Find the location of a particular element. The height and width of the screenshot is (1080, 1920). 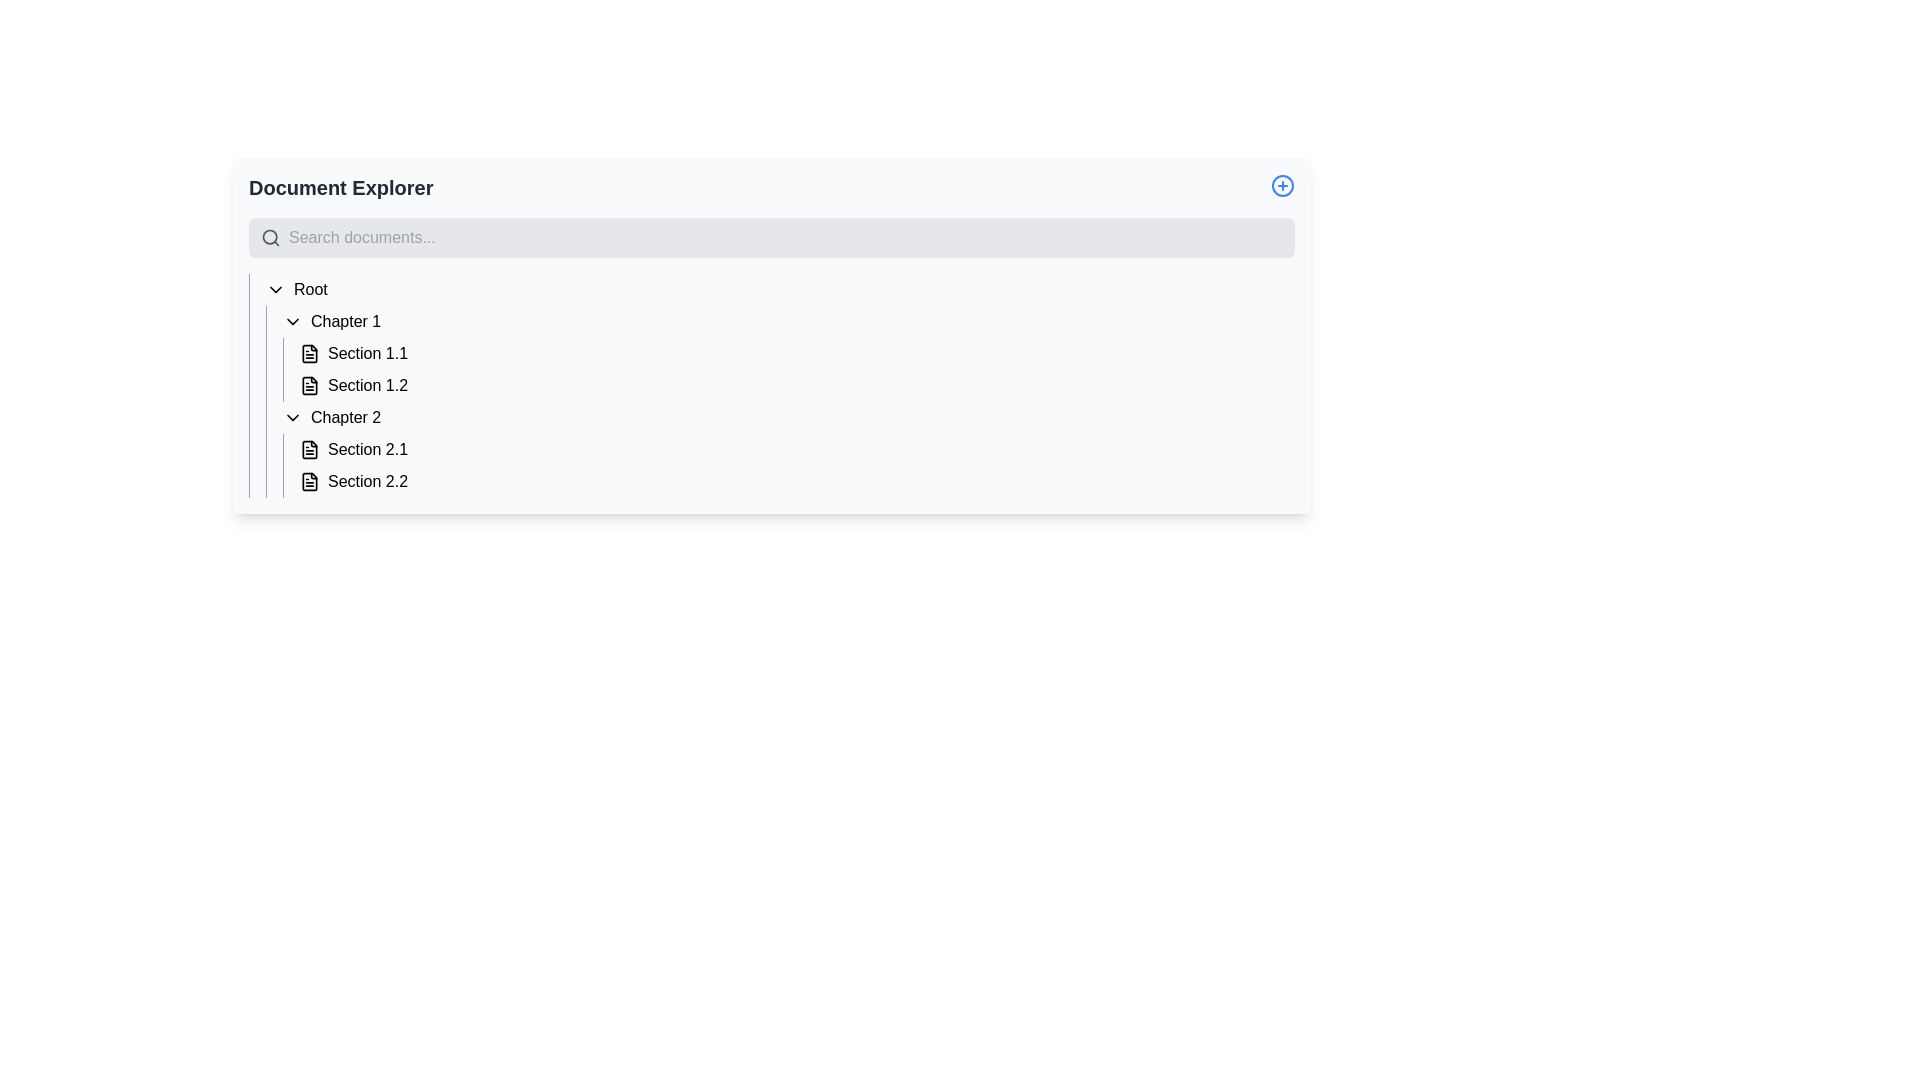

the Text label that serves as a title or identifier for a section or chapter within the document, located beneath Chapter 1 and aligned with other chapter headings is located at coordinates (346, 416).